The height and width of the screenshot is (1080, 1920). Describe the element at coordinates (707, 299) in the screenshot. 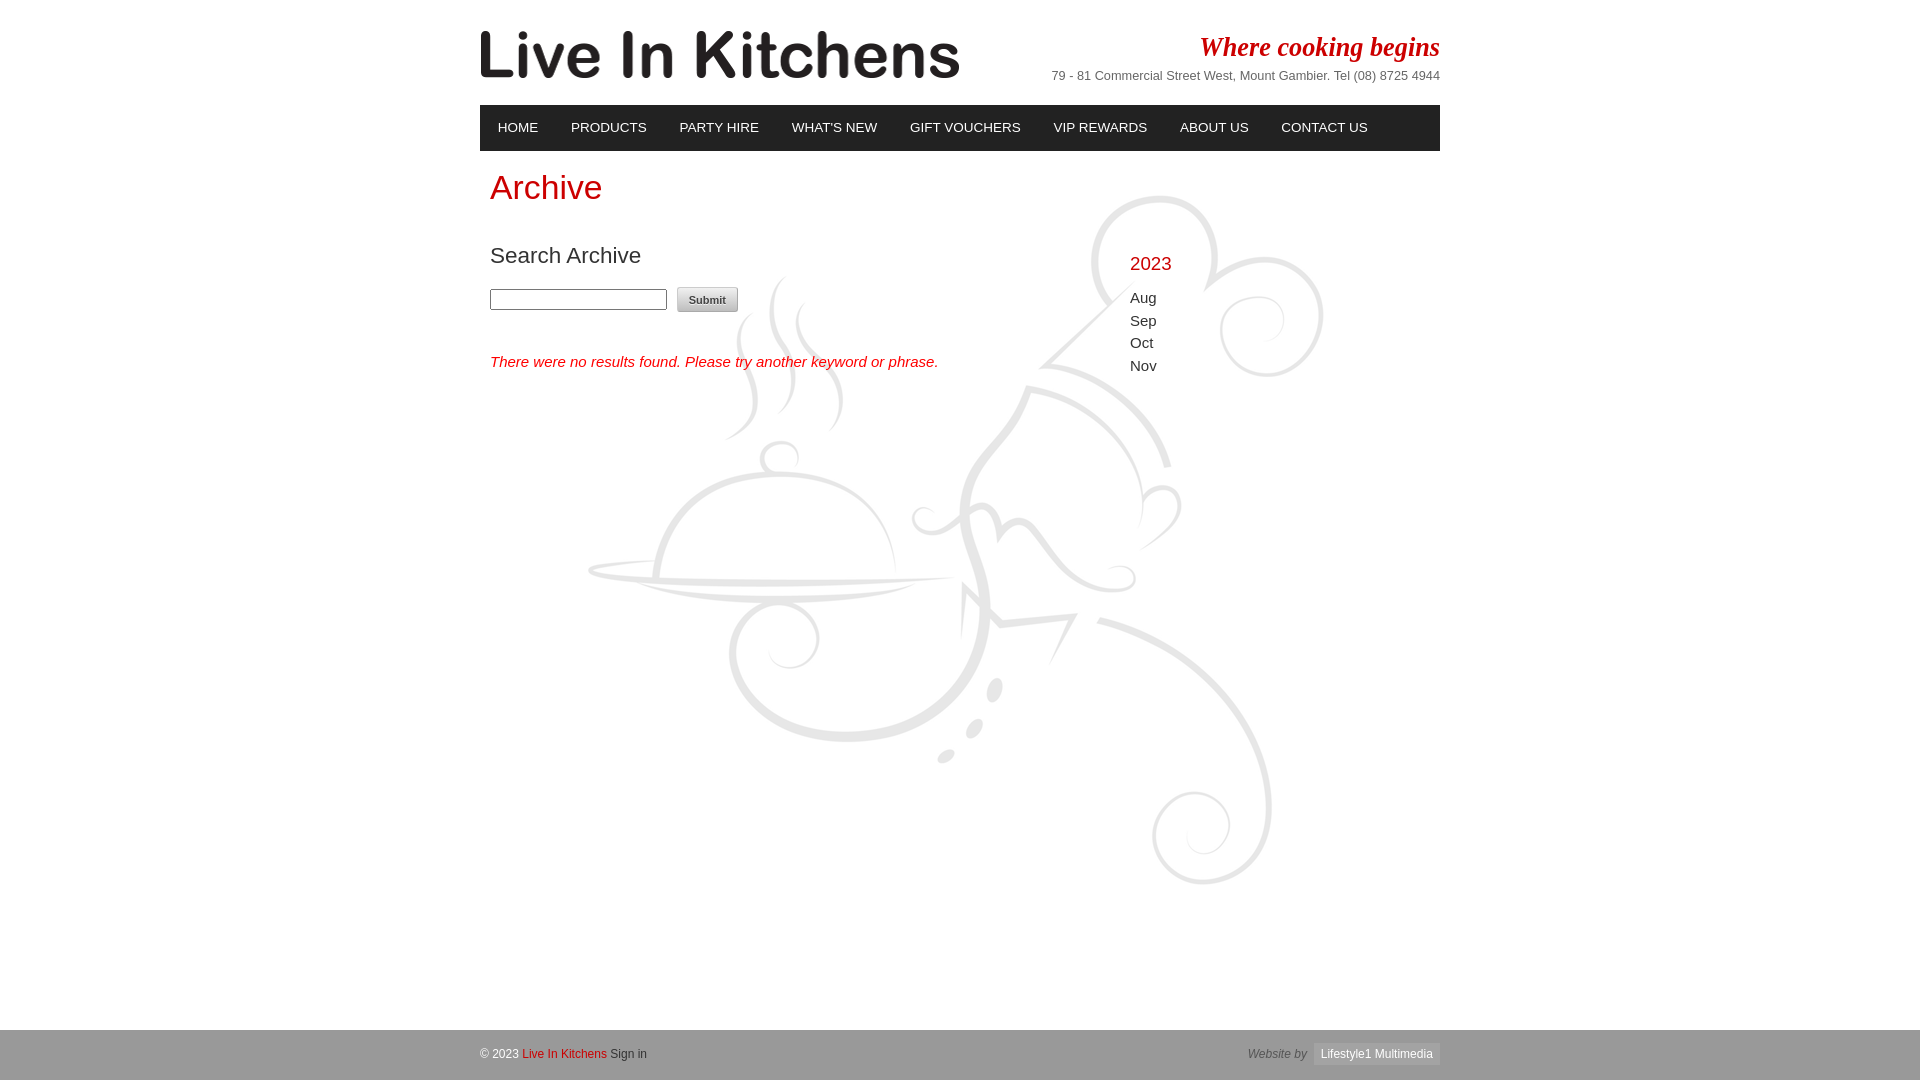

I see `'Submit'` at that location.